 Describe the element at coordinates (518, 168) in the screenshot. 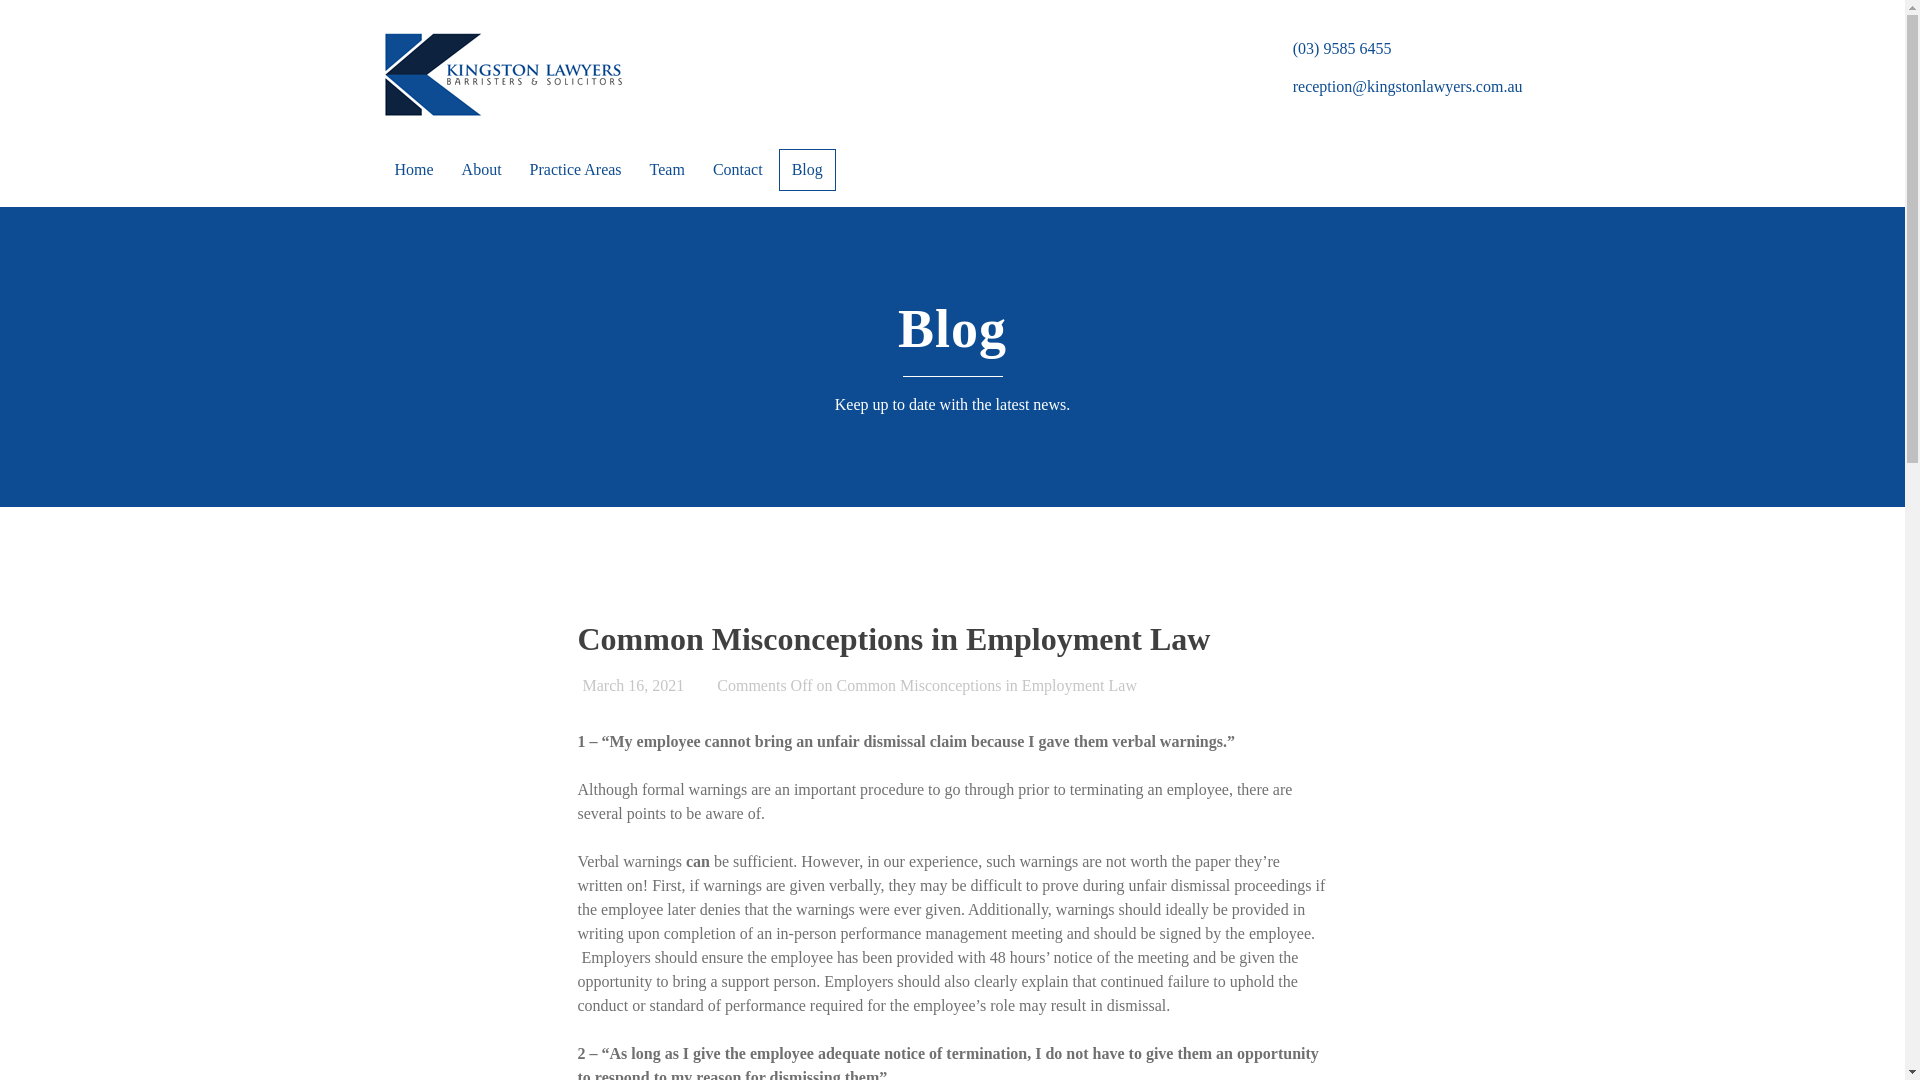

I see `'Practice Areas'` at that location.